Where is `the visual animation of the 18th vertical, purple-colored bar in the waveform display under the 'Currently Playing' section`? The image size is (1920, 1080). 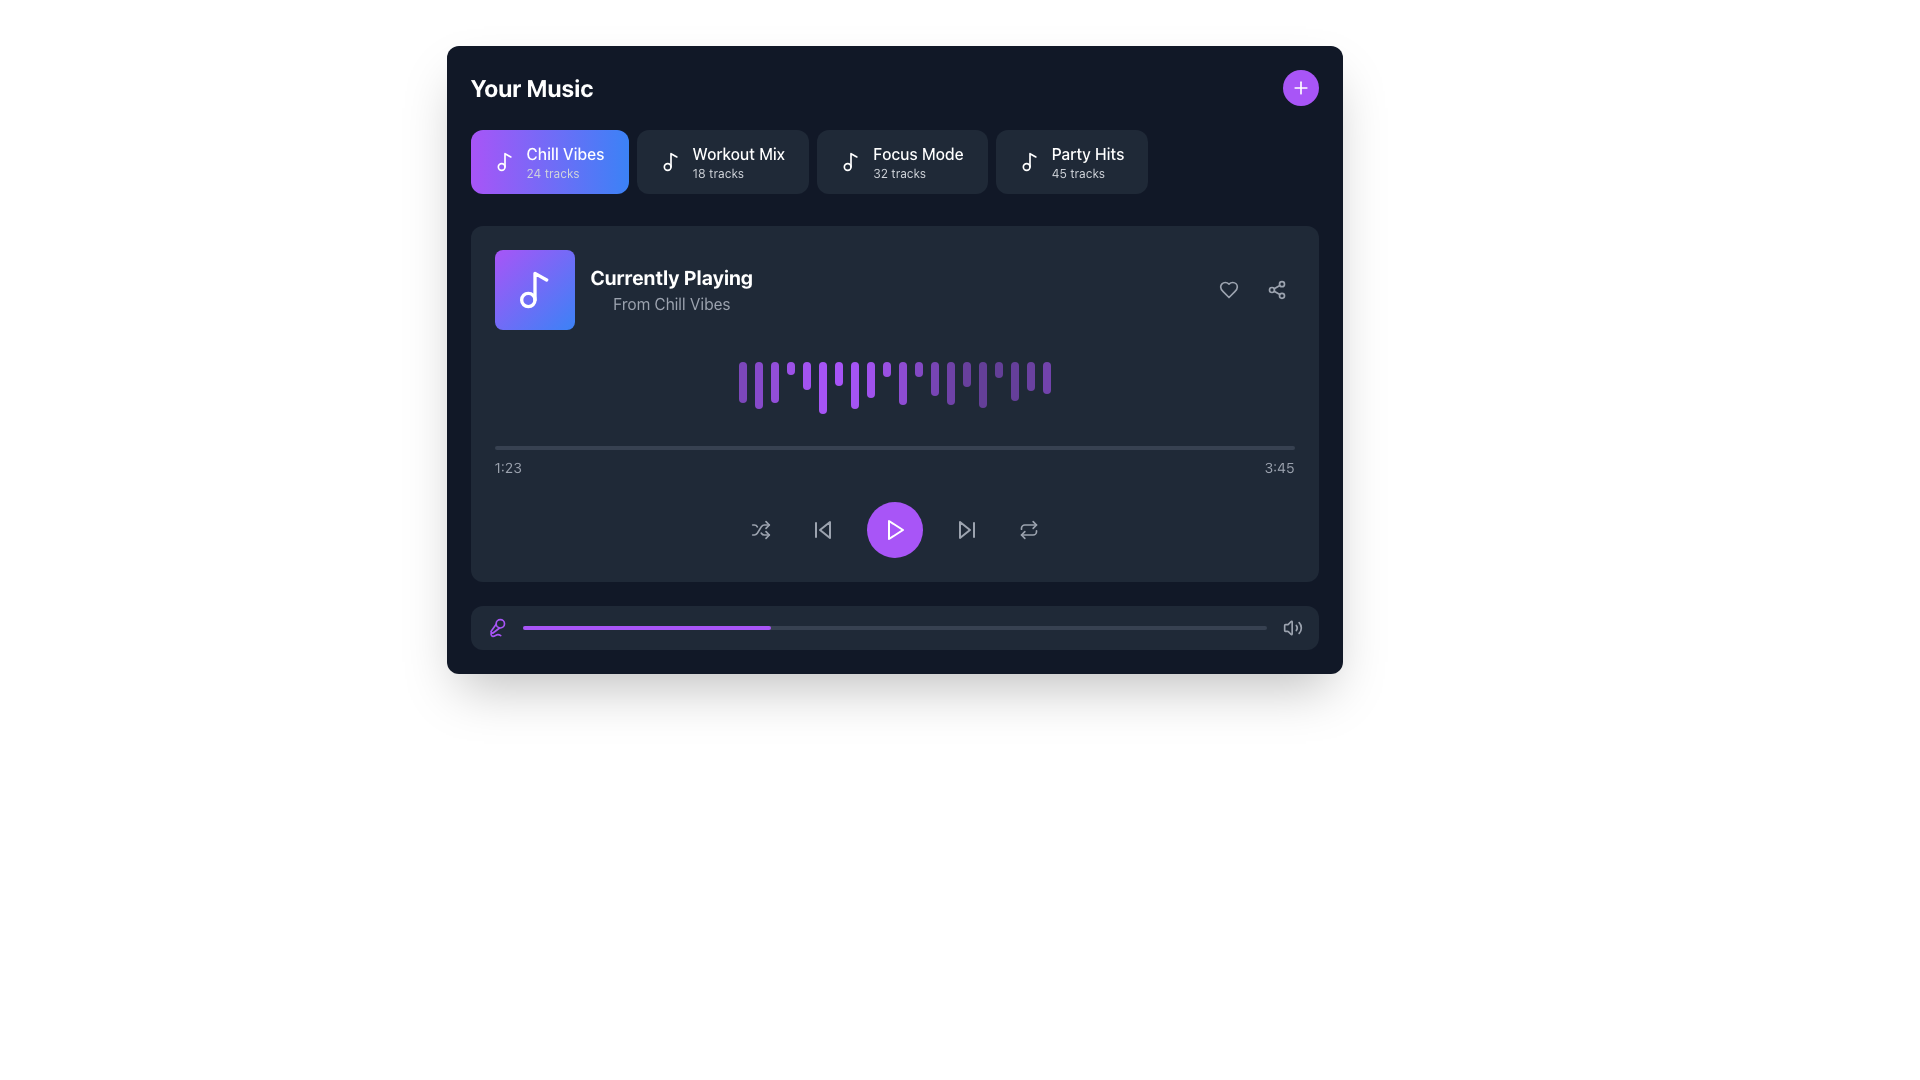 the visual animation of the 18th vertical, purple-colored bar in the waveform display under the 'Currently Playing' section is located at coordinates (1014, 381).